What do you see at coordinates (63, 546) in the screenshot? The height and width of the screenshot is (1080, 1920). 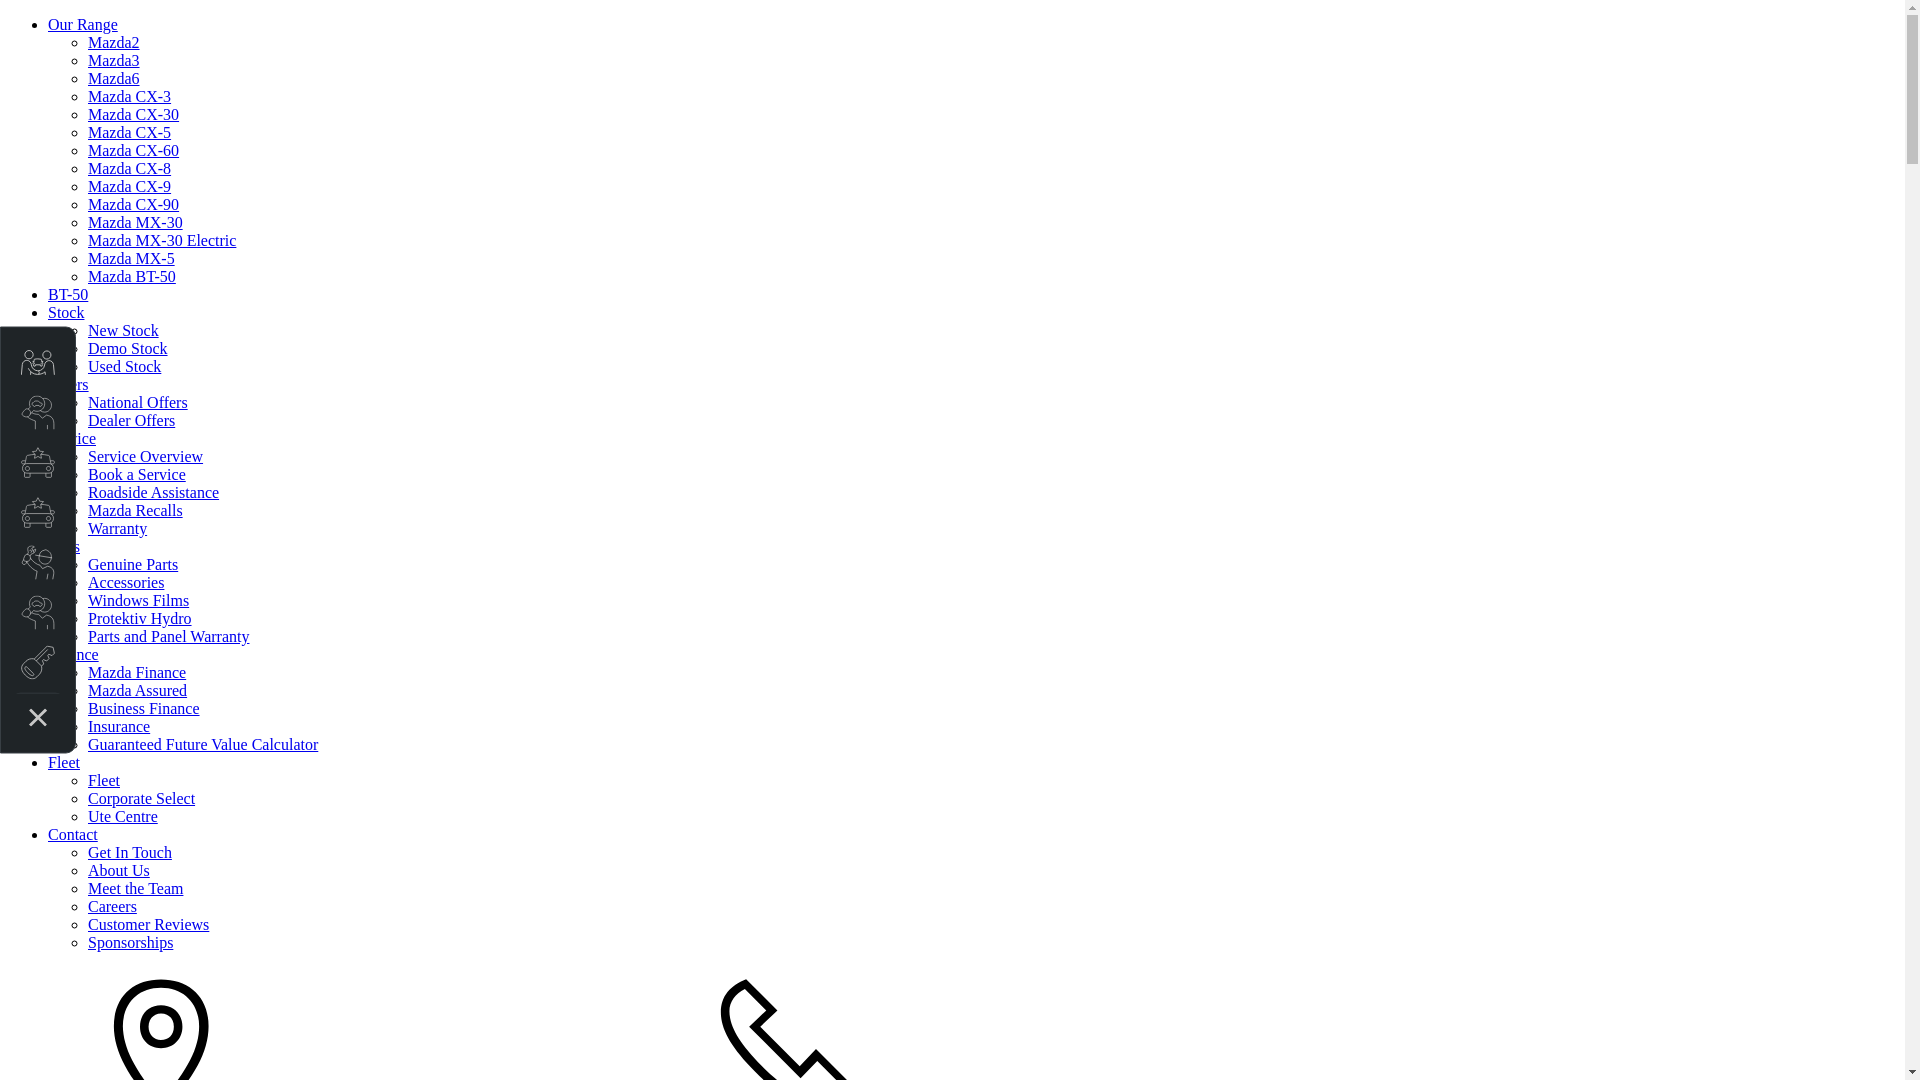 I see `'Parts'` at bounding box center [63, 546].